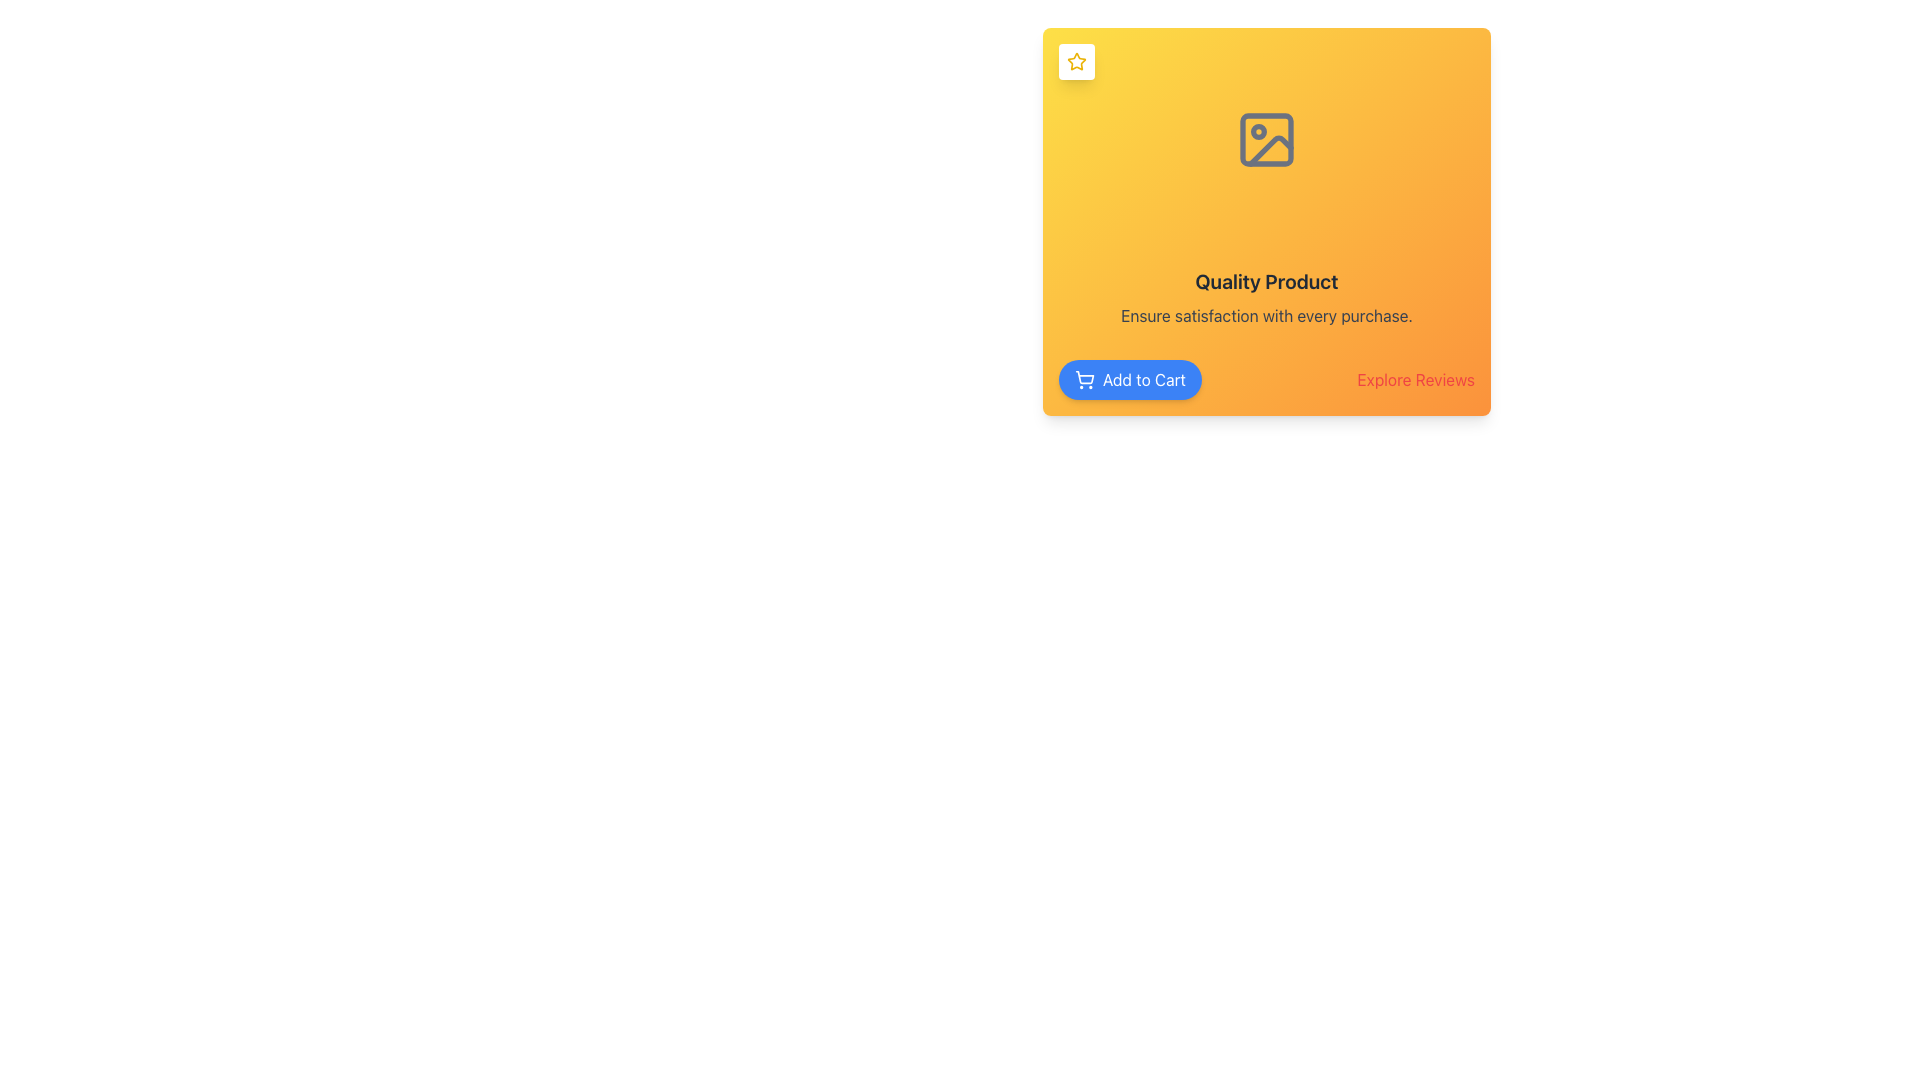 The width and height of the screenshot is (1920, 1080). Describe the element at coordinates (1074, 60) in the screenshot. I see `the decorative or status icon located at the top-left corner of the primary card, above the title and image` at that location.